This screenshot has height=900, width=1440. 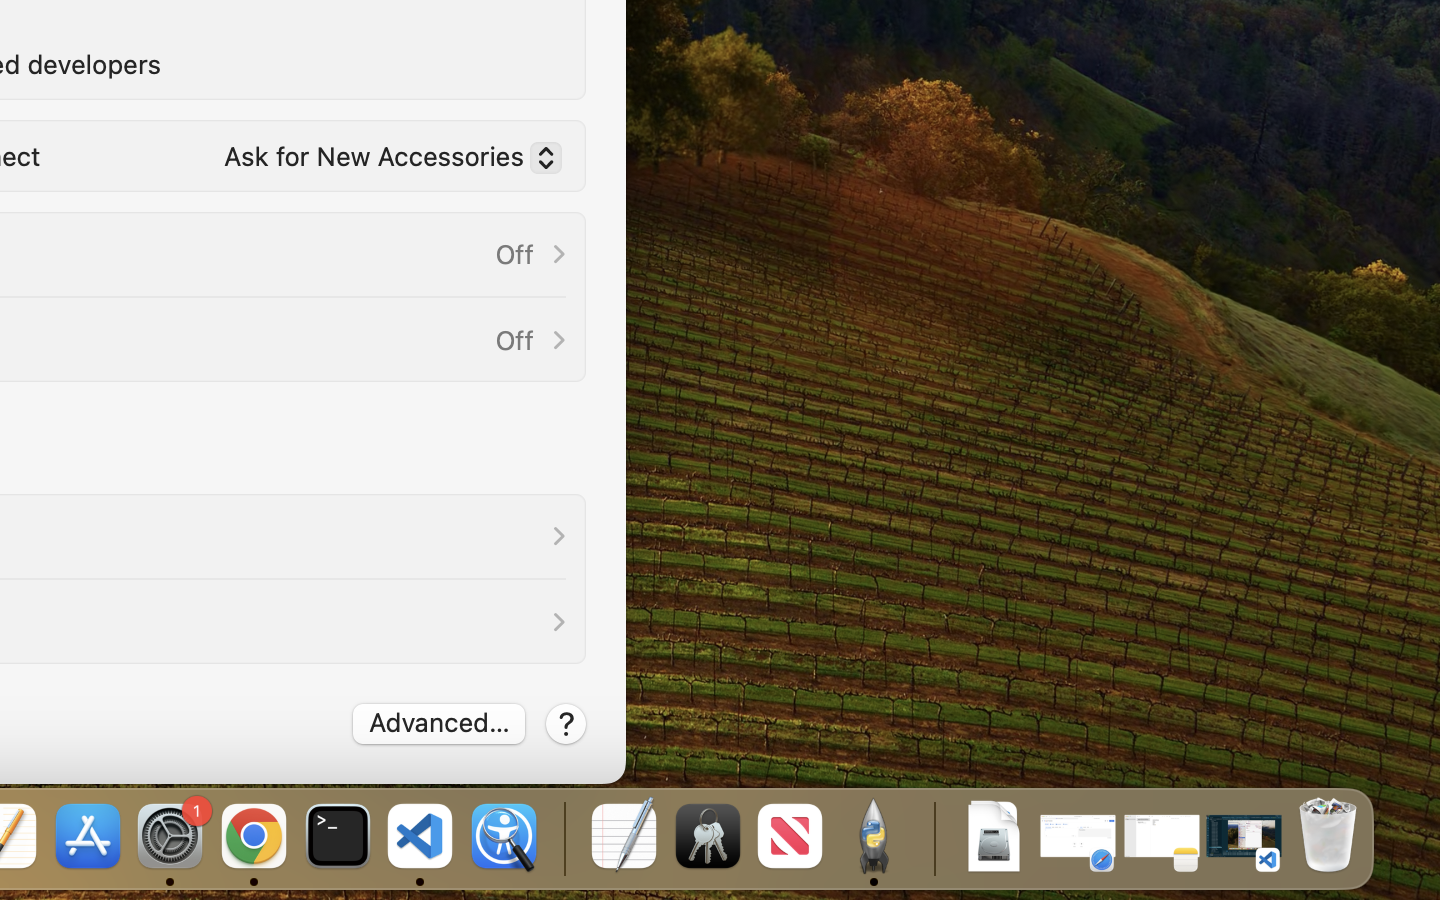 What do you see at coordinates (562, 837) in the screenshot?
I see `'0.4285714328289032'` at bounding box center [562, 837].